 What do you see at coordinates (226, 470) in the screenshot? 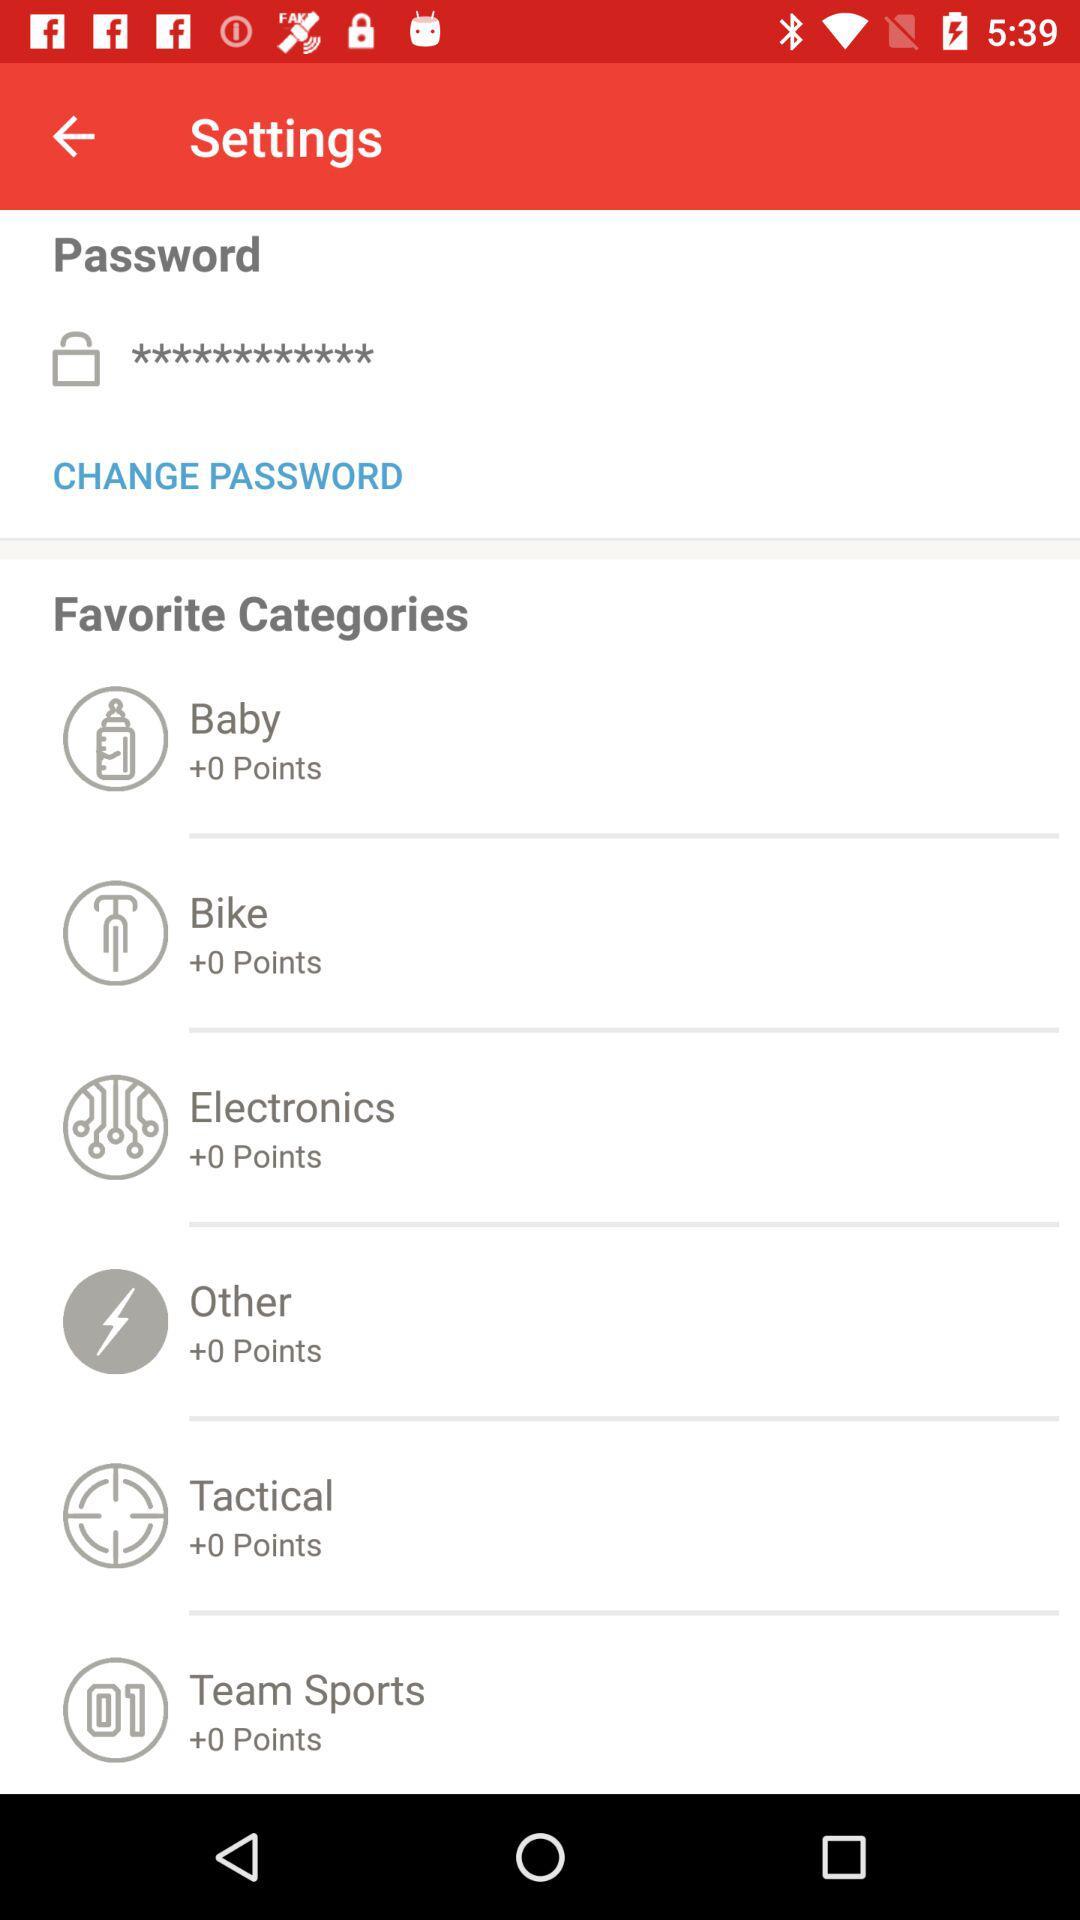
I see `change password item` at bounding box center [226, 470].